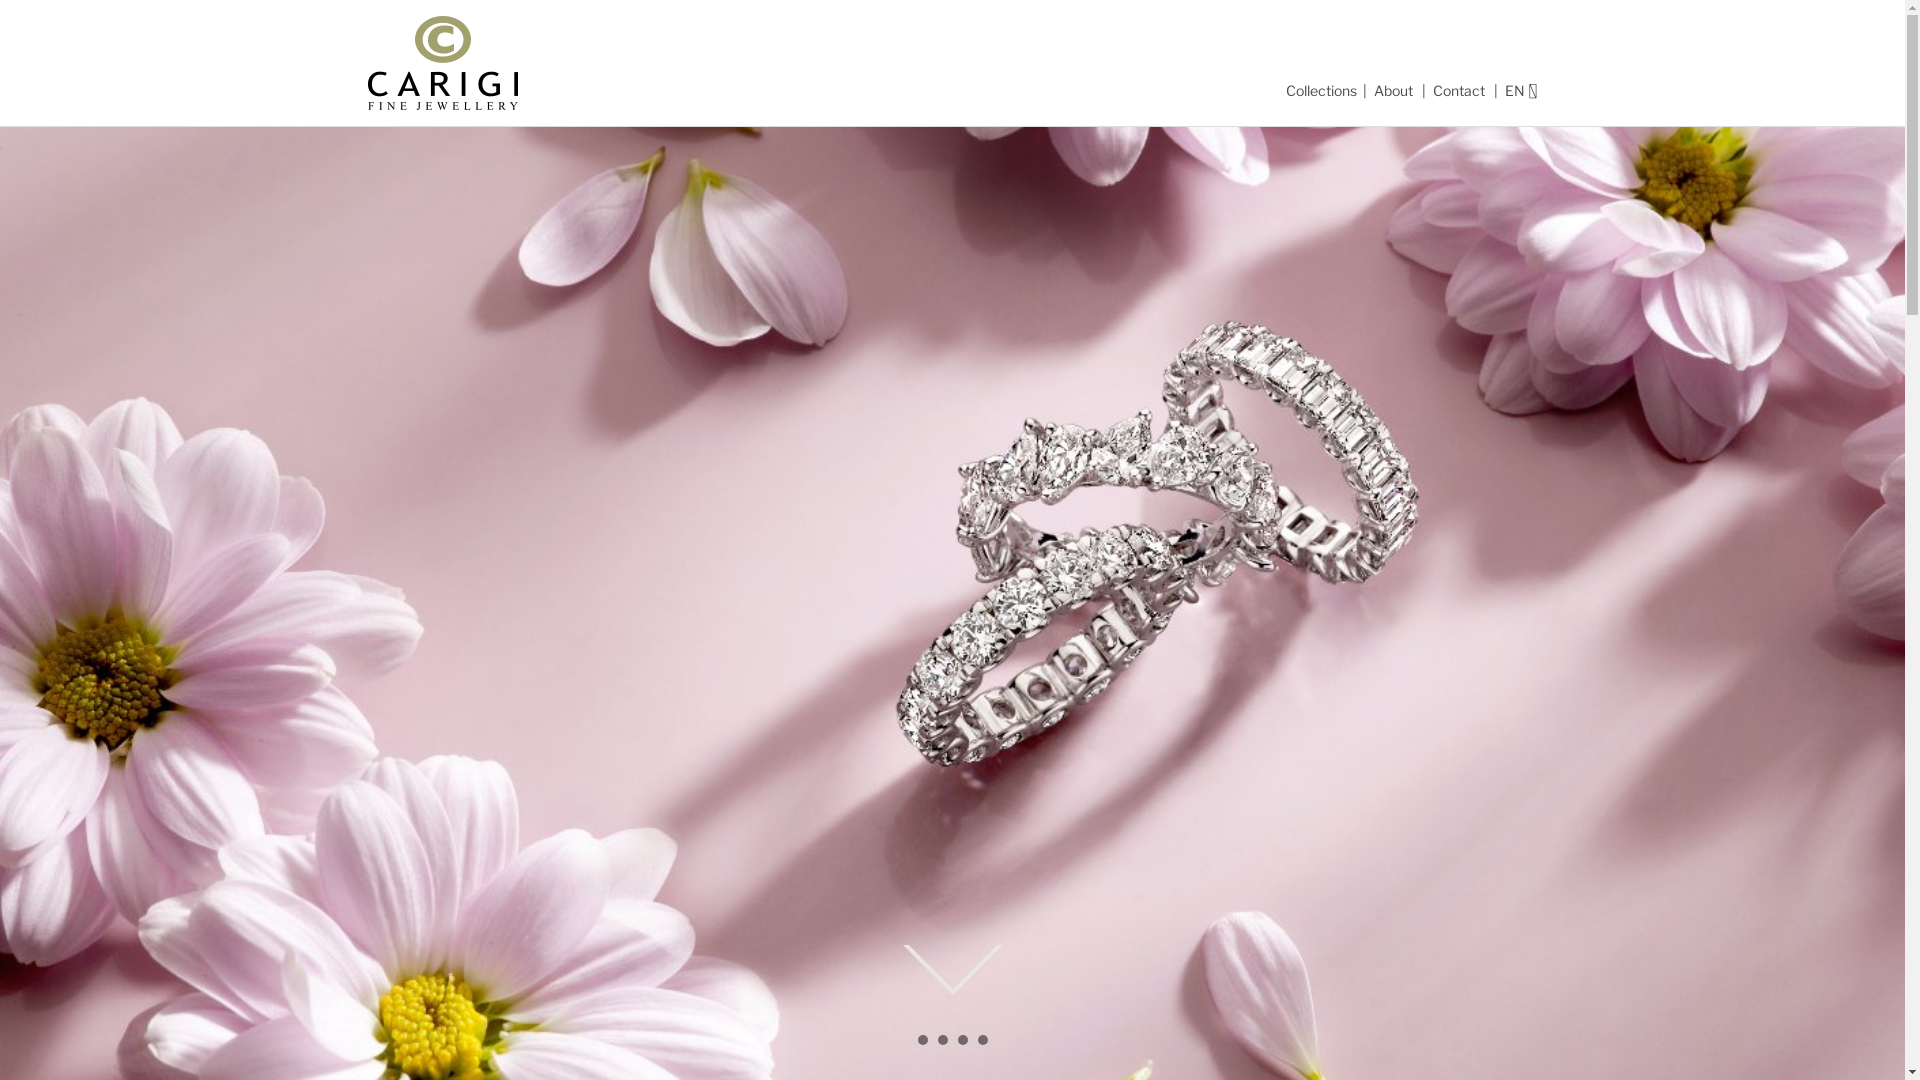  Describe the element at coordinates (1372, 90) in the screenshot. I see `'About'` at that location.